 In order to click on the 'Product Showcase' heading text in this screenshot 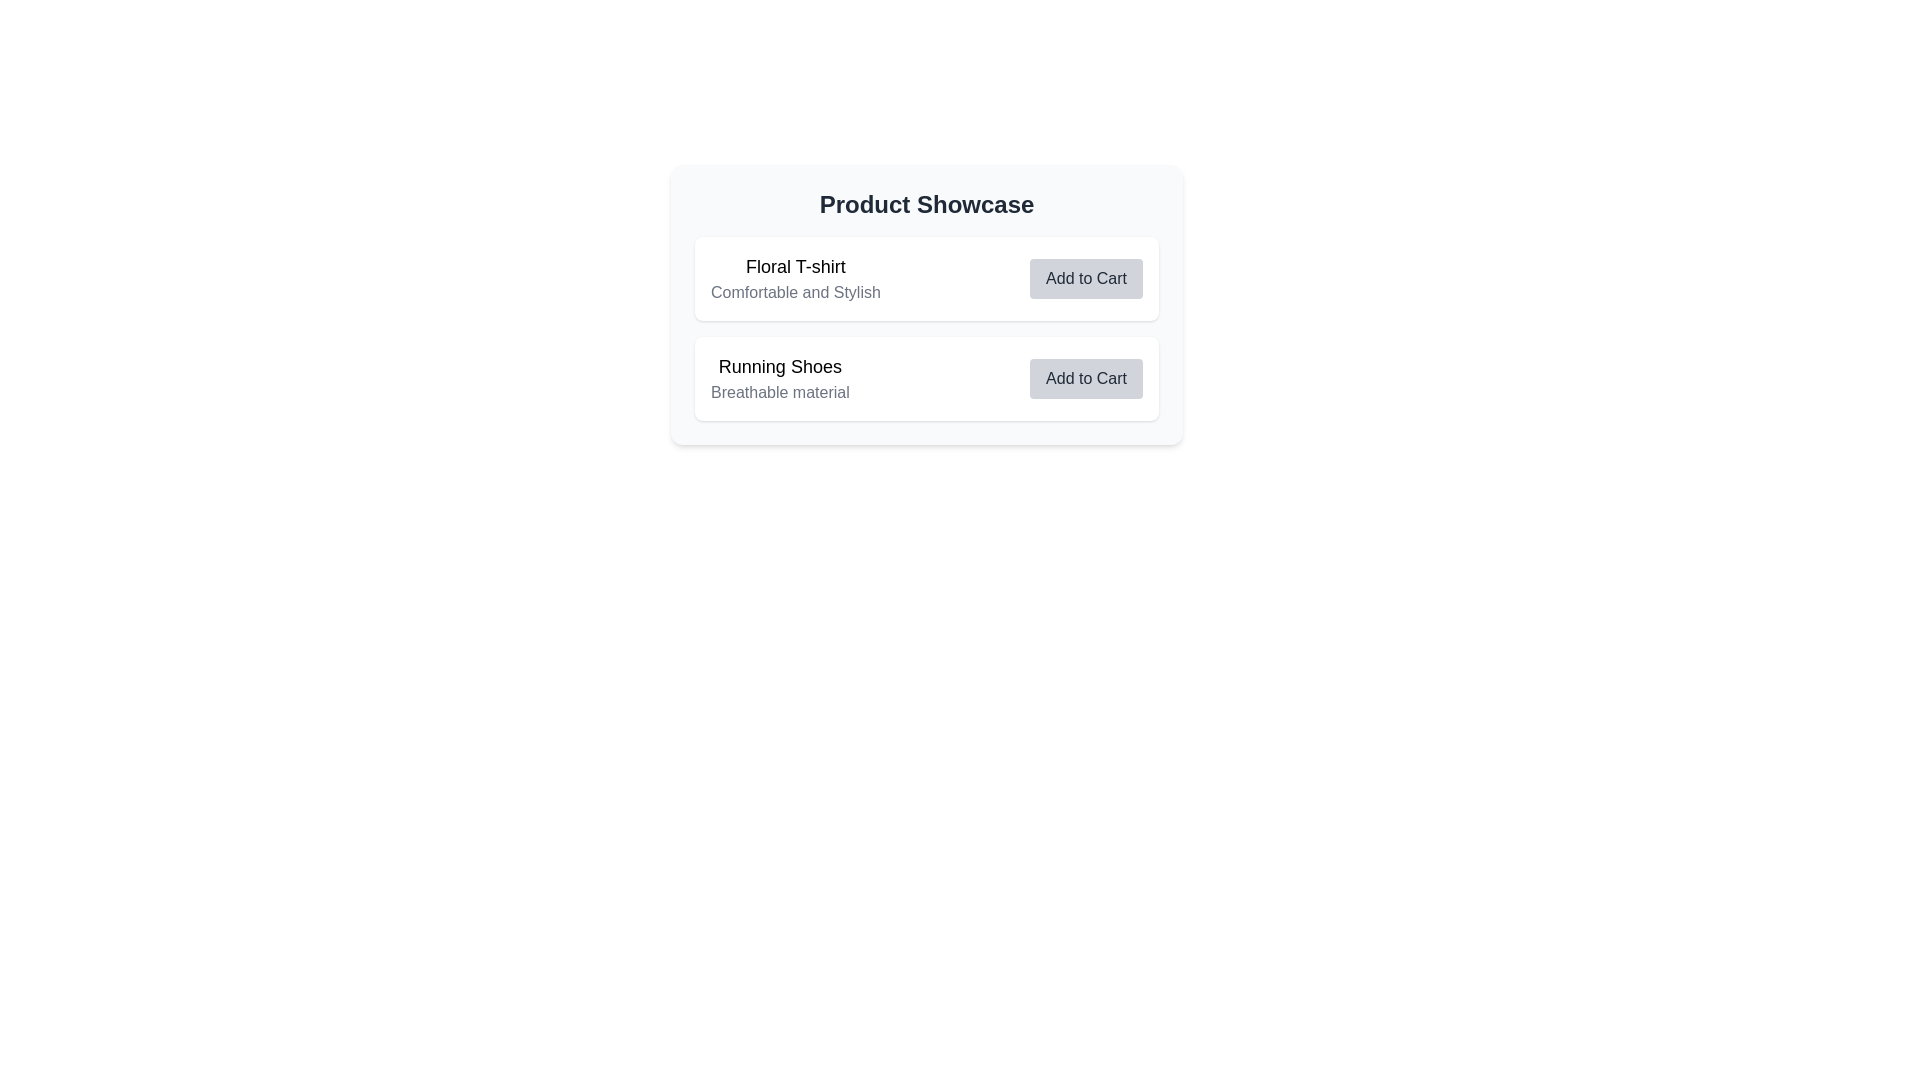, I will do `click(925, 204)`.